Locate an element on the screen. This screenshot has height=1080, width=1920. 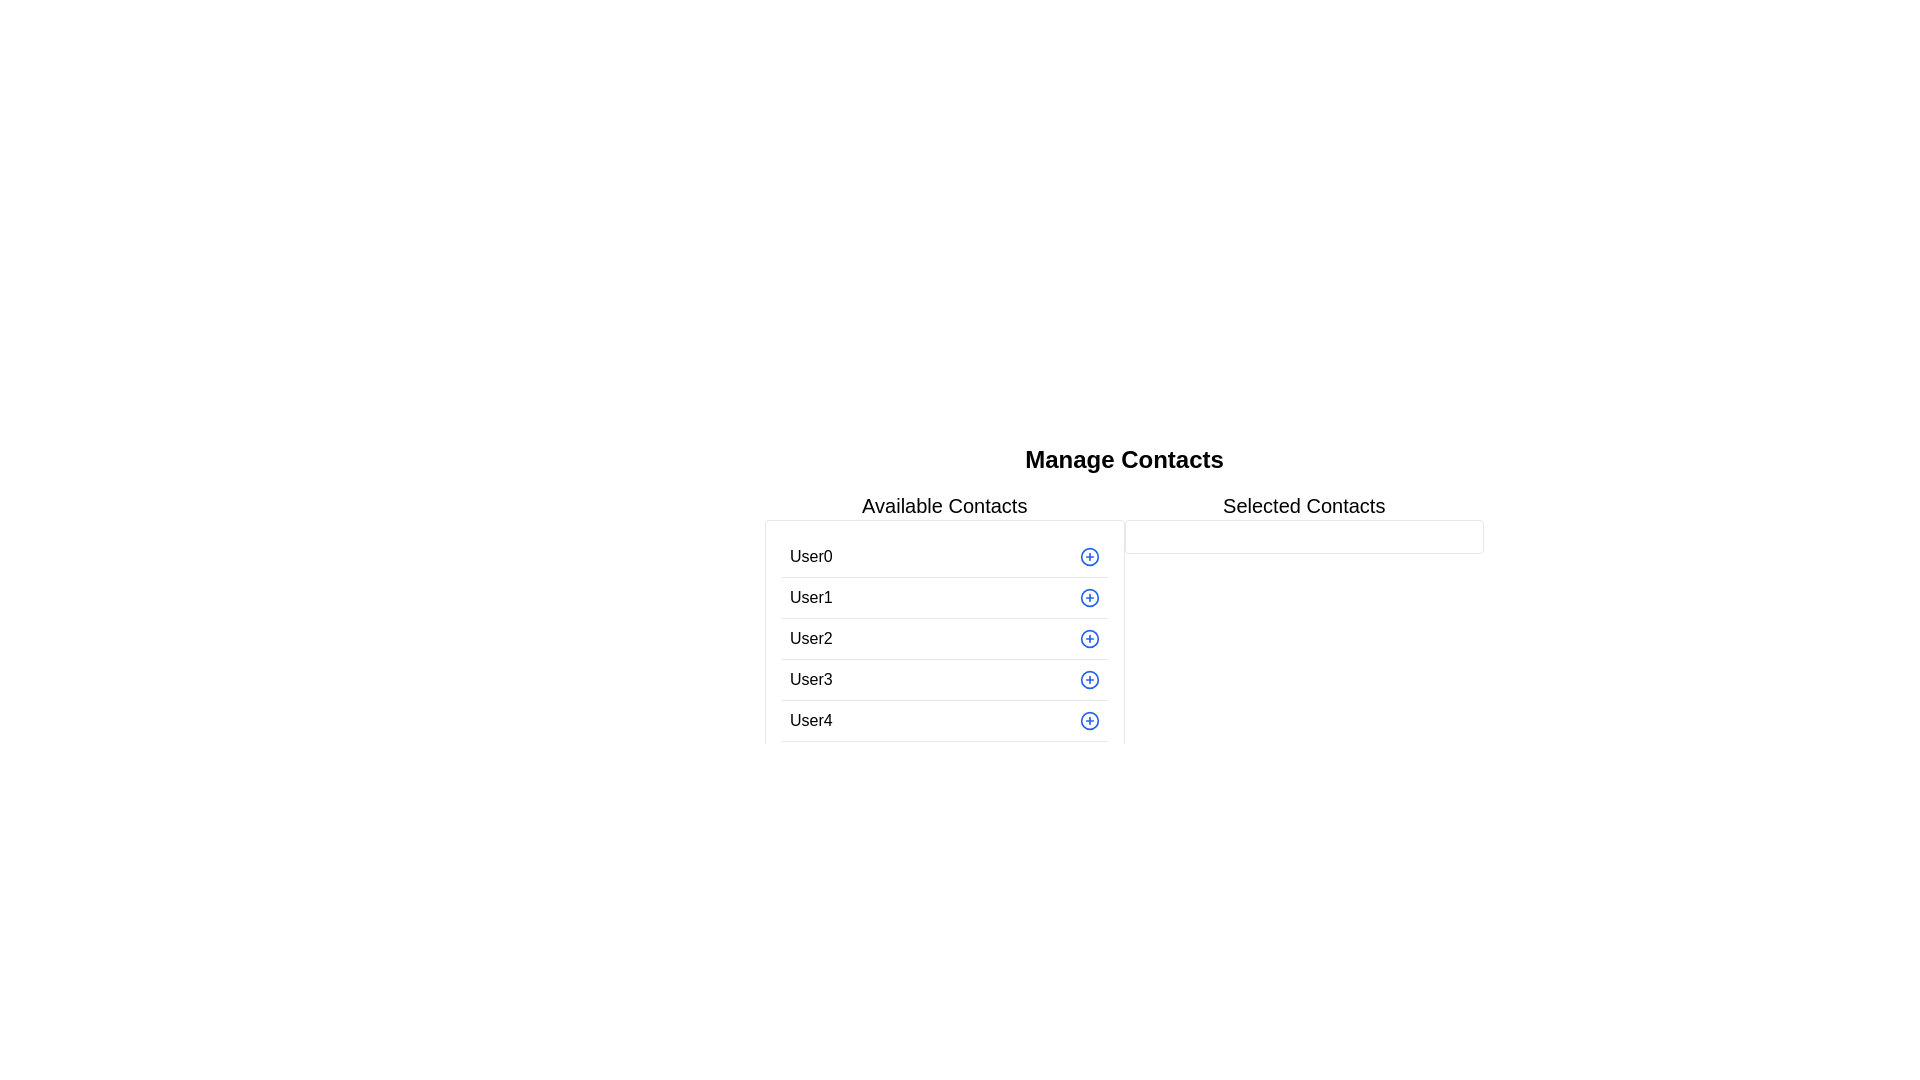
the button to add 'User3' to the selected contacts list, which is positioned to the right of the text 'User3' in the 'Available Contacts' section is located at coordinates (1088, 678).